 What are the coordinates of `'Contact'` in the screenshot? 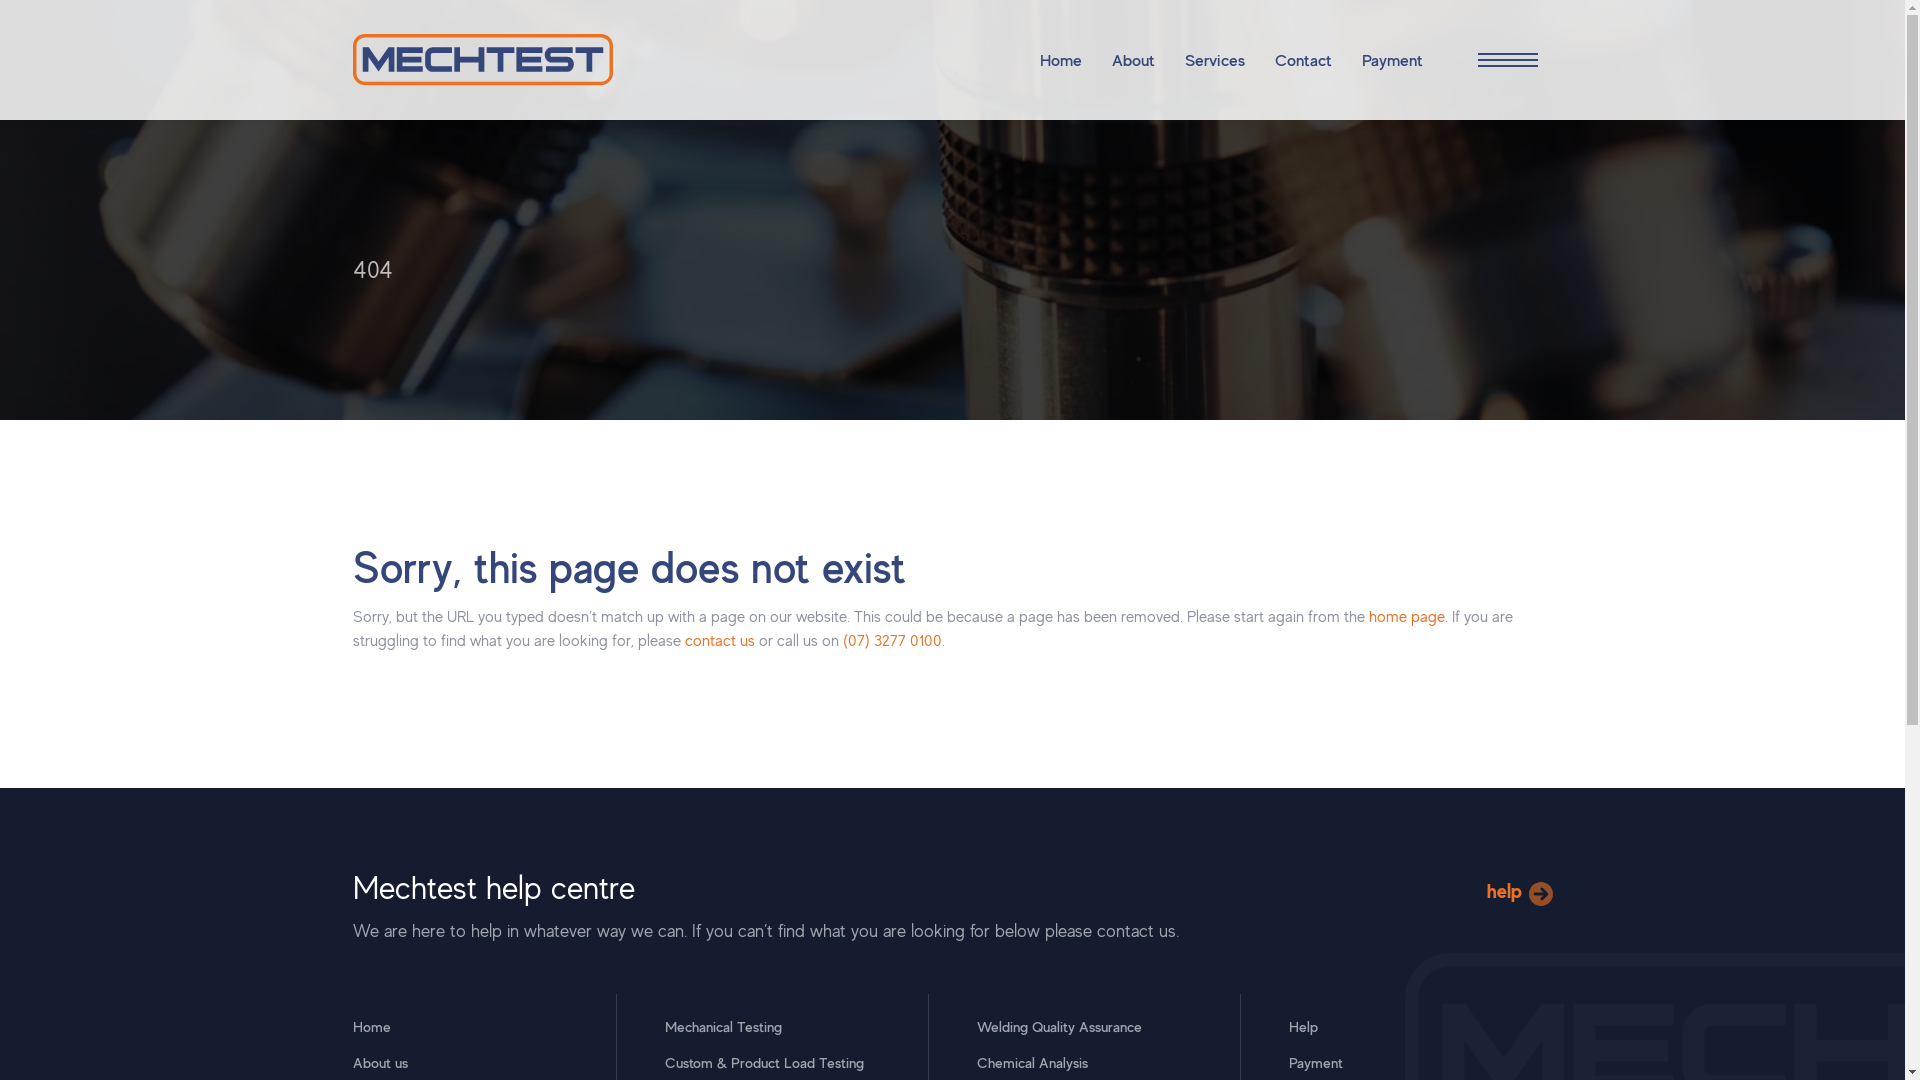 It's located at (1258, 59).